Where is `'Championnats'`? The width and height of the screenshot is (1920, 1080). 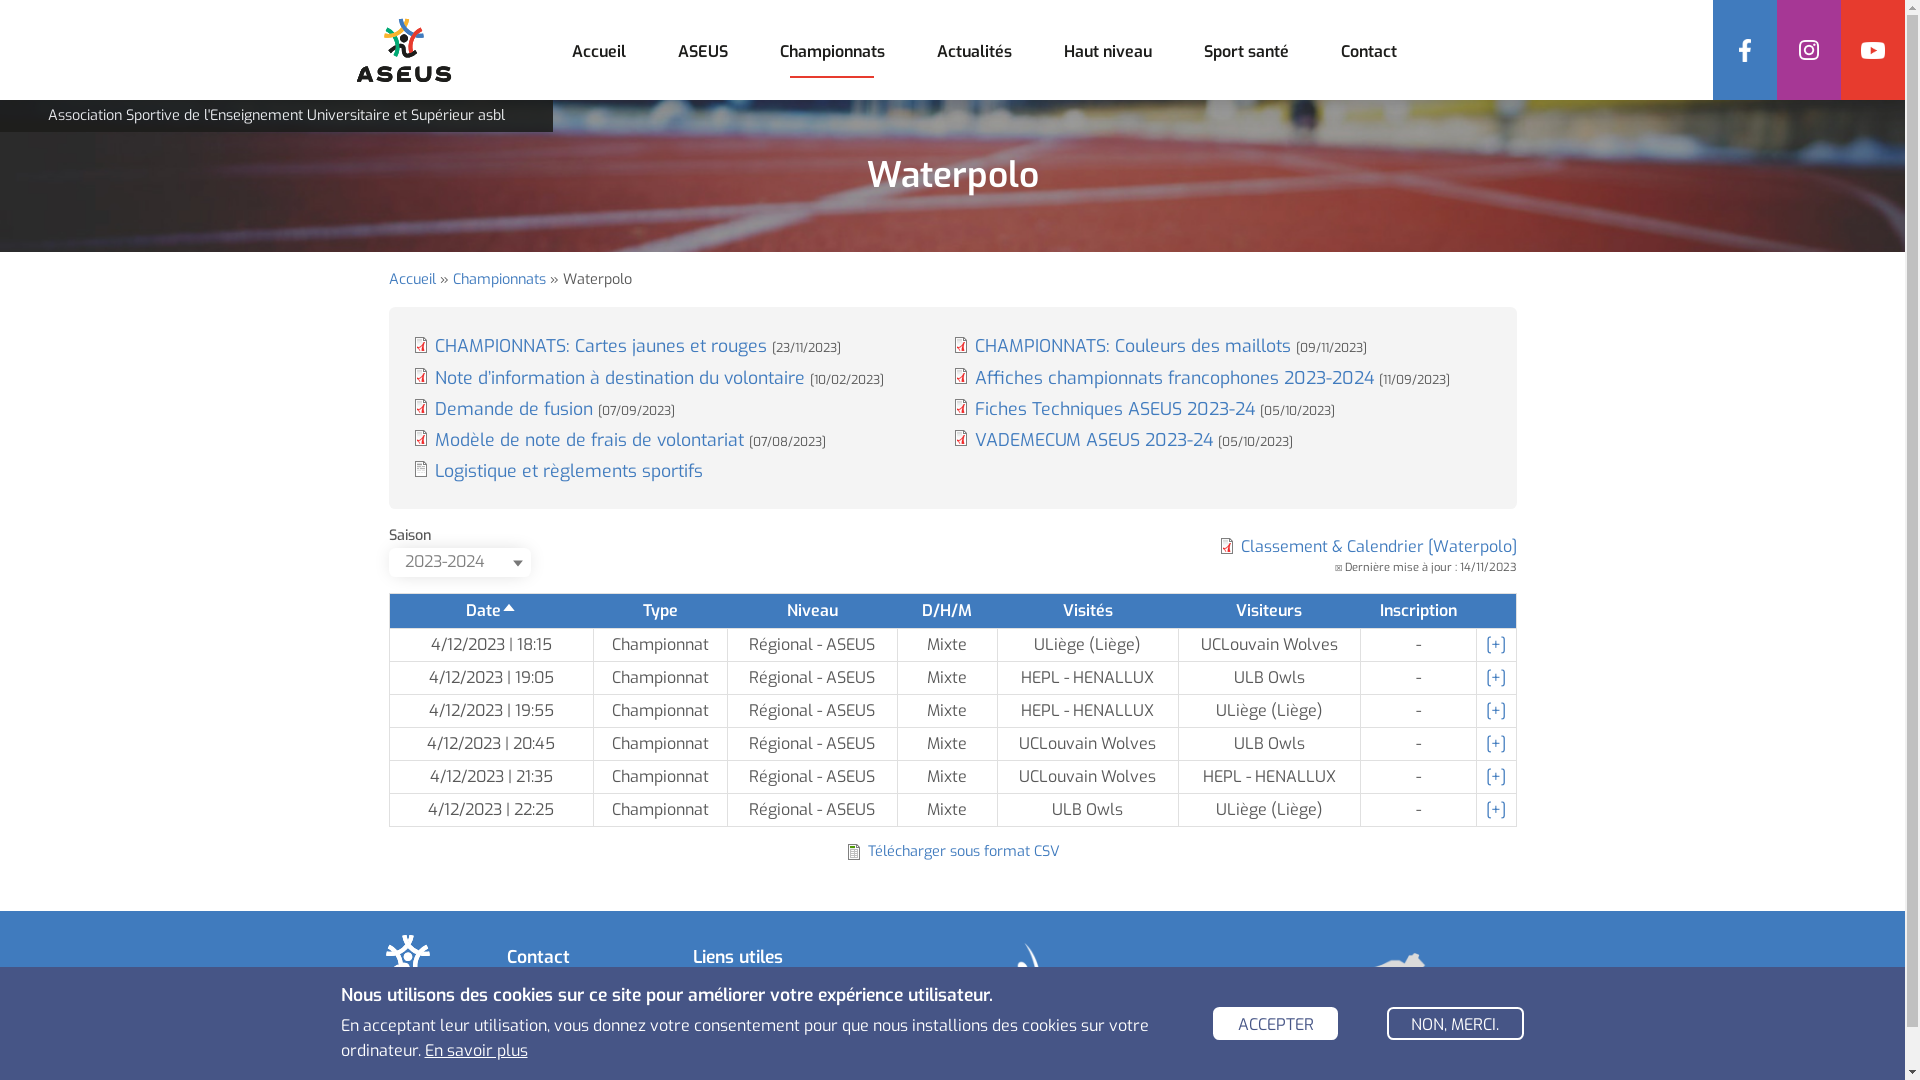
'Championnats' is located at coordinates (498, 279).